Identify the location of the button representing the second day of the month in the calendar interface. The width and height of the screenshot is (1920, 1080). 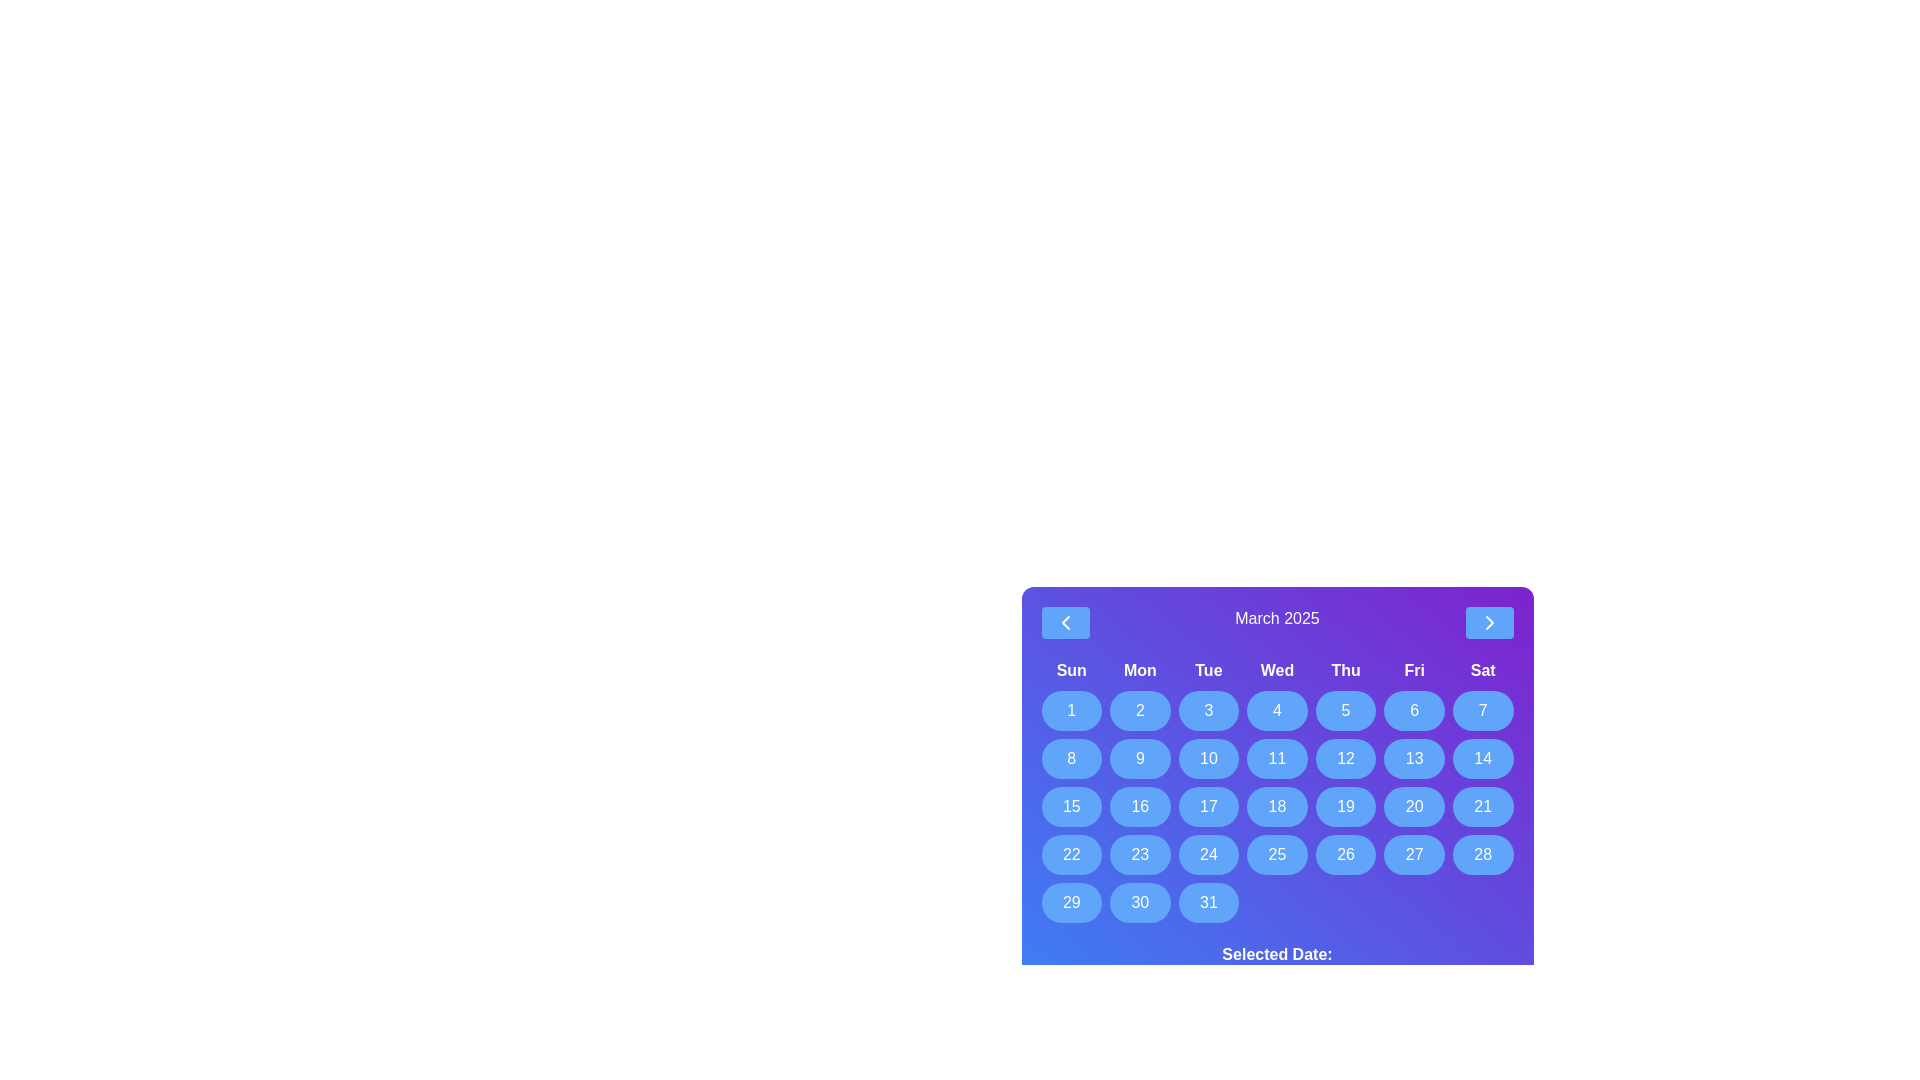
(1140, 709).